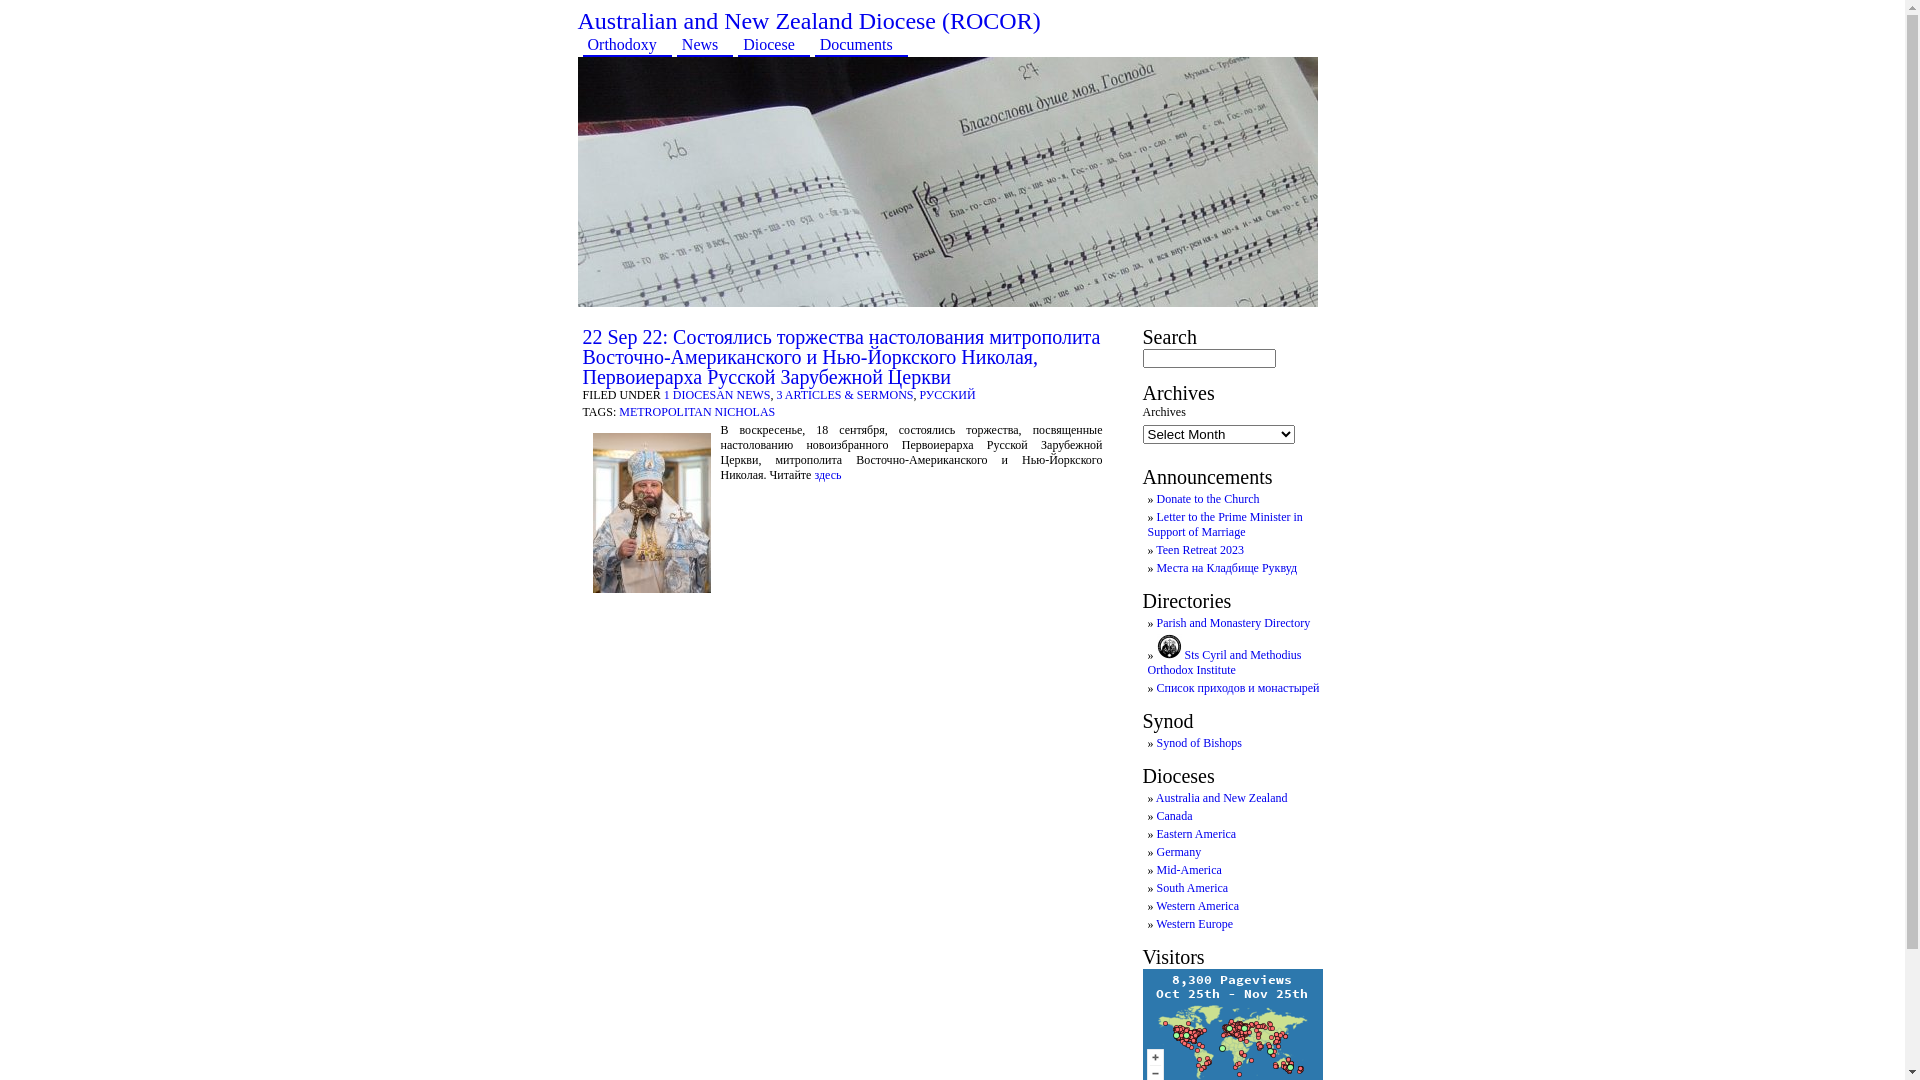  Describe the element at coordinates (696, 411) in the screenshot. I see `'METROPOLITAN NICHOLAS'` at that location.